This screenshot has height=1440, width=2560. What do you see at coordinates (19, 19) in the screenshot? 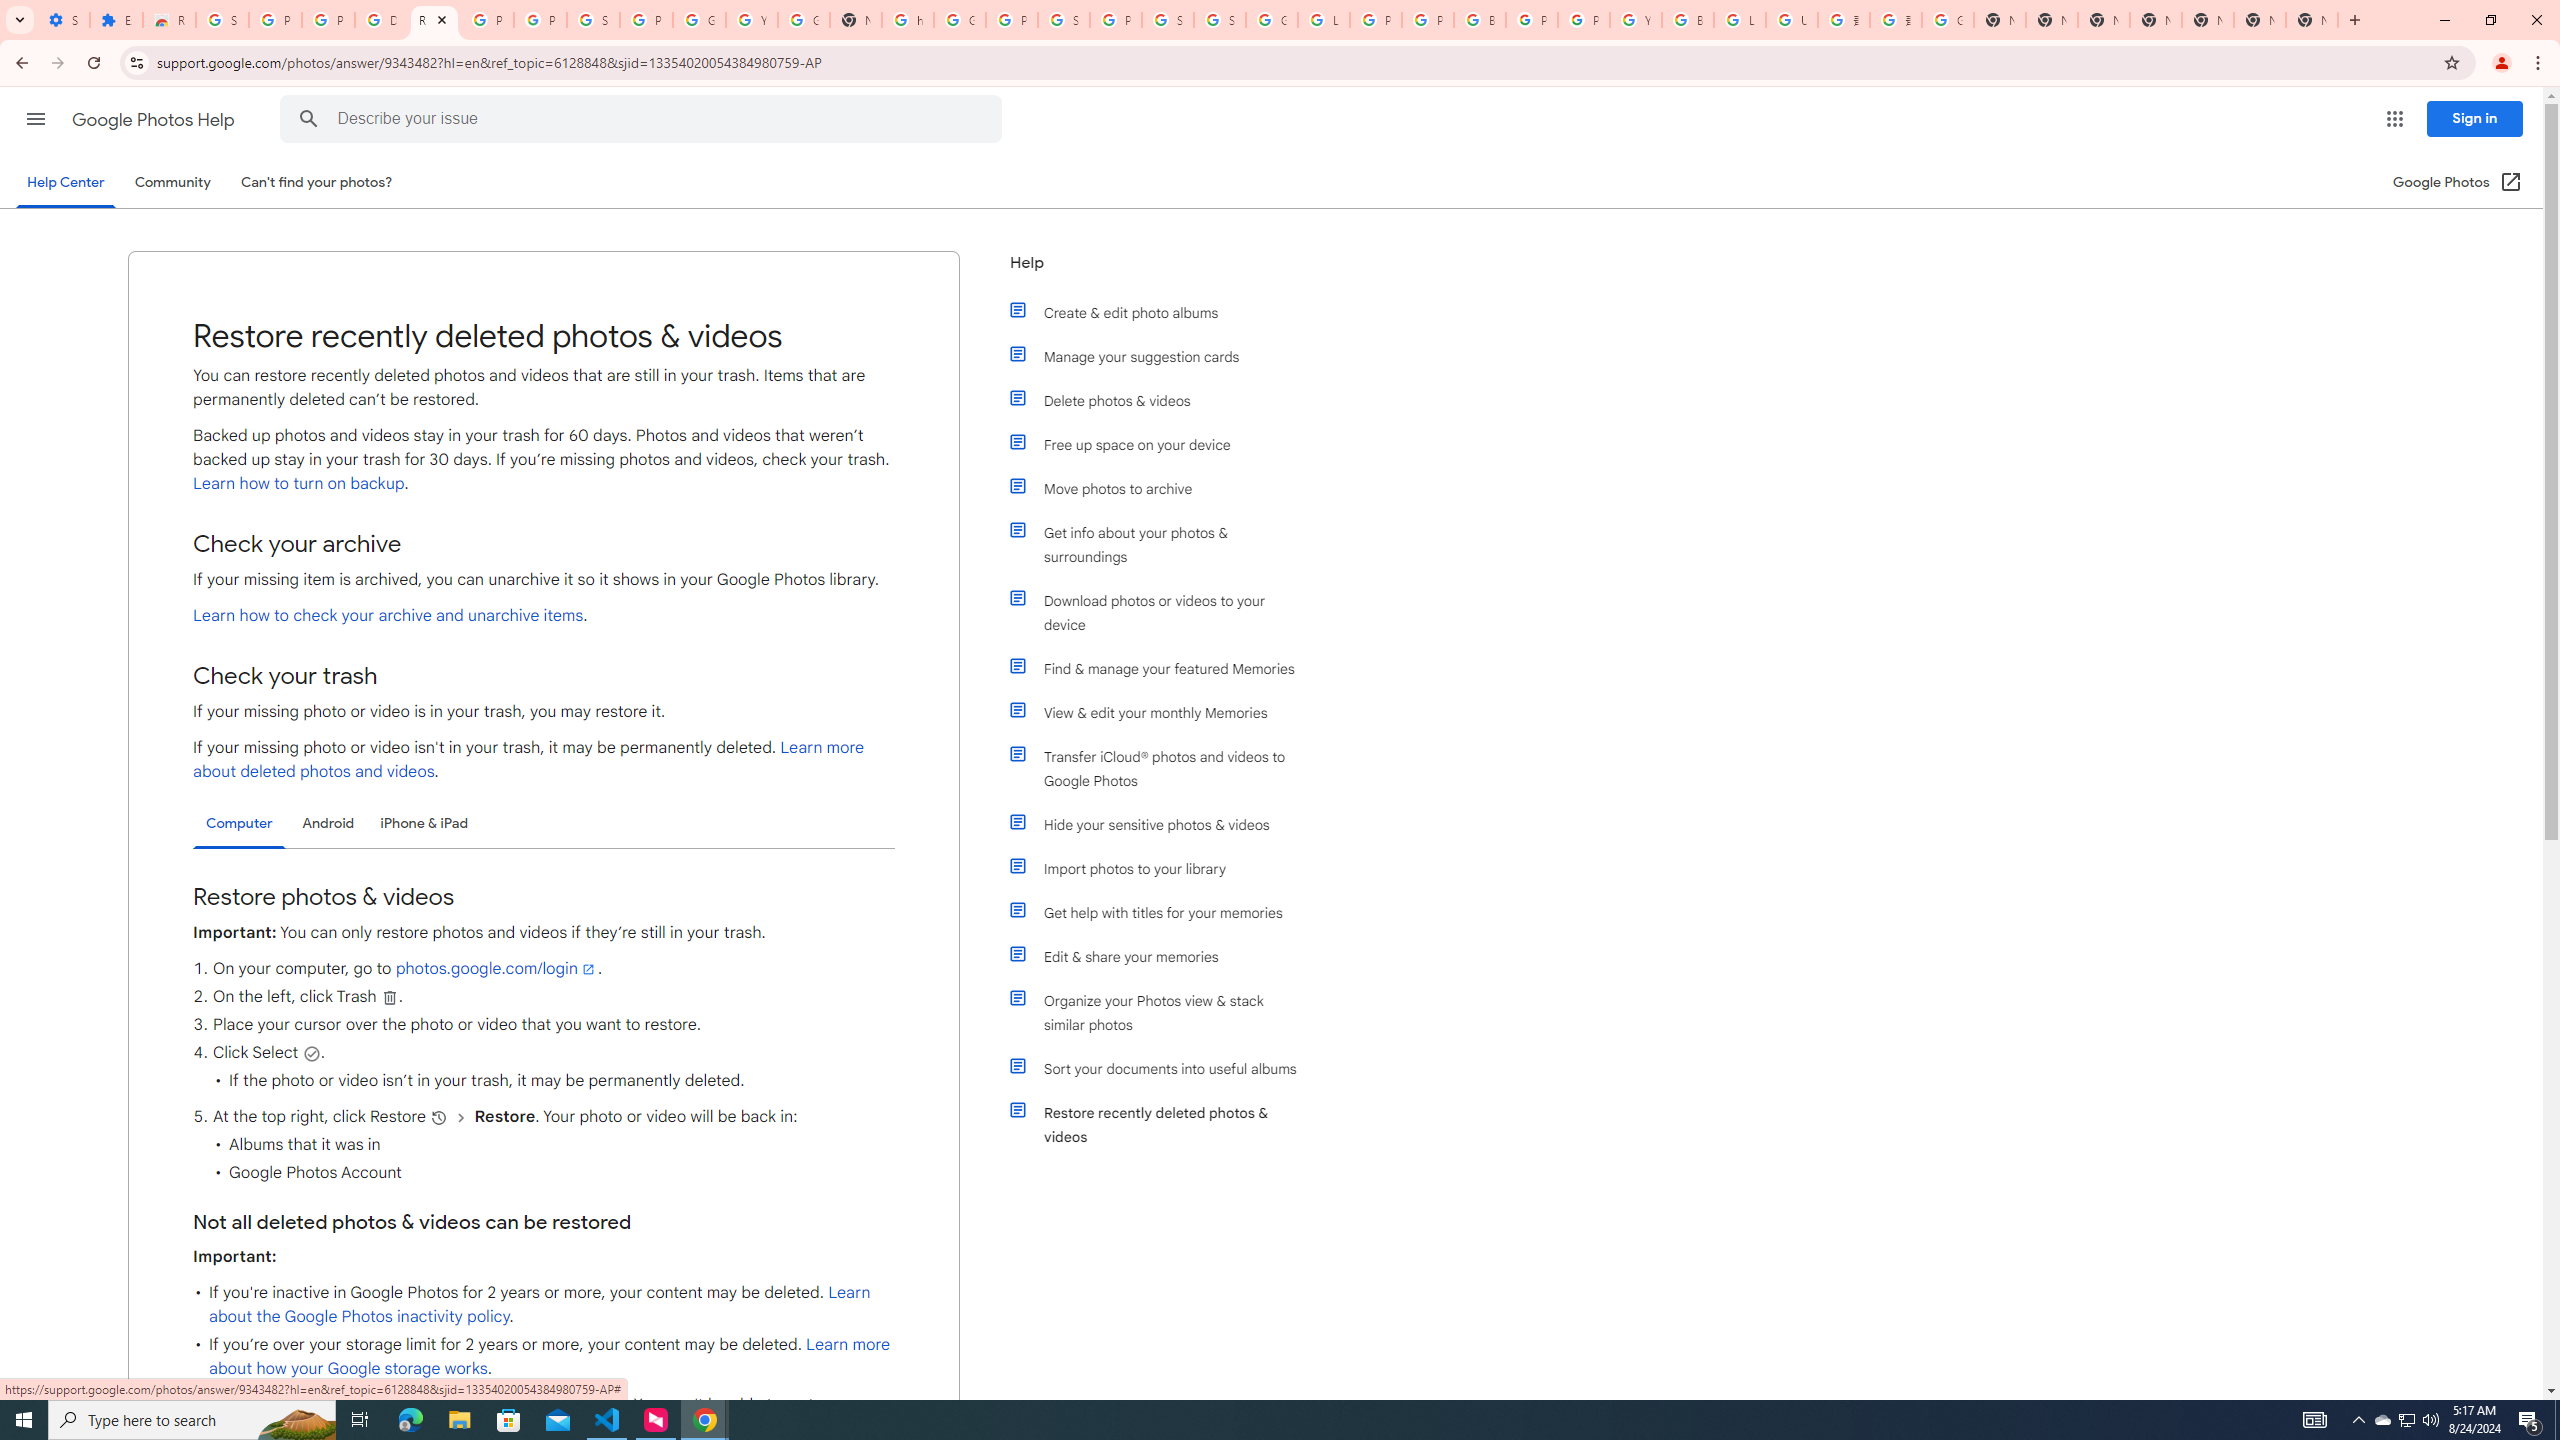
I see `'Search tabs'` at bounding box center [19, 19].